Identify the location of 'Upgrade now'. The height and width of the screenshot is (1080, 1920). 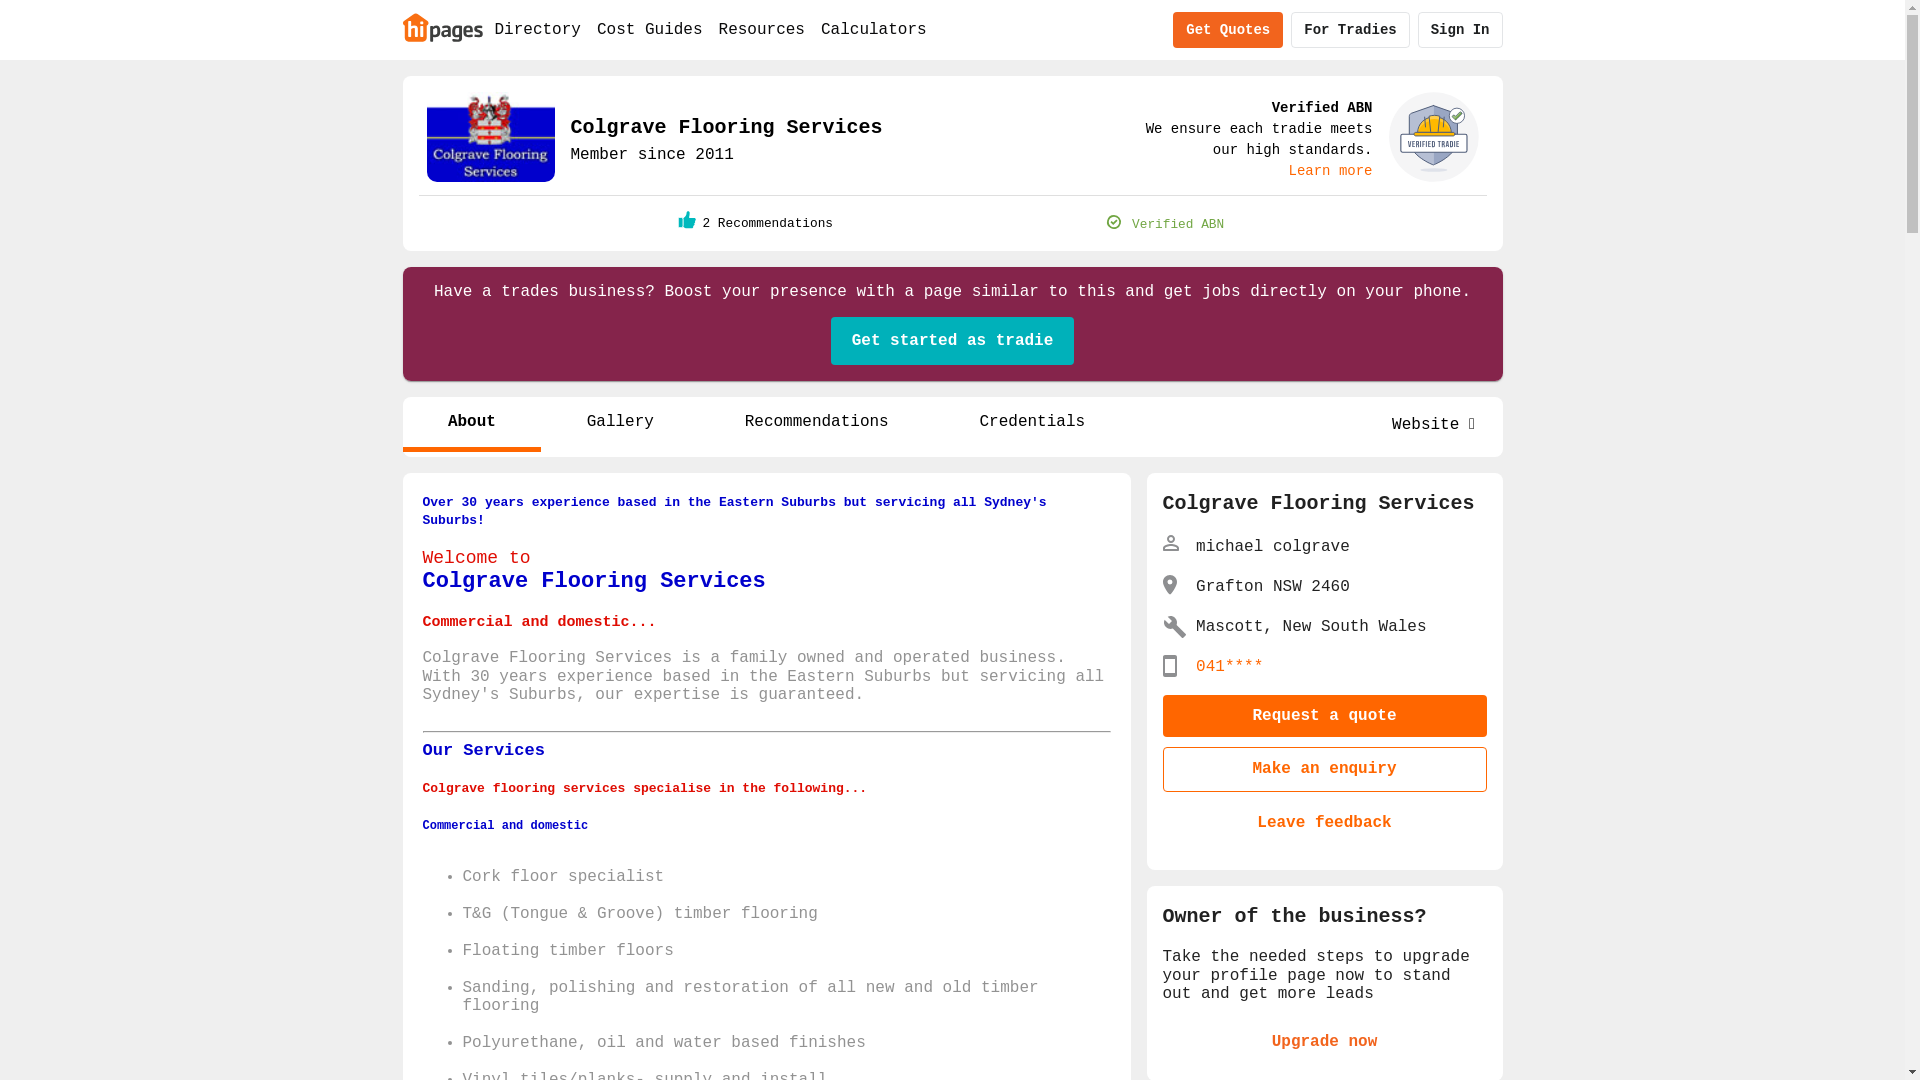
(1324, 1041).